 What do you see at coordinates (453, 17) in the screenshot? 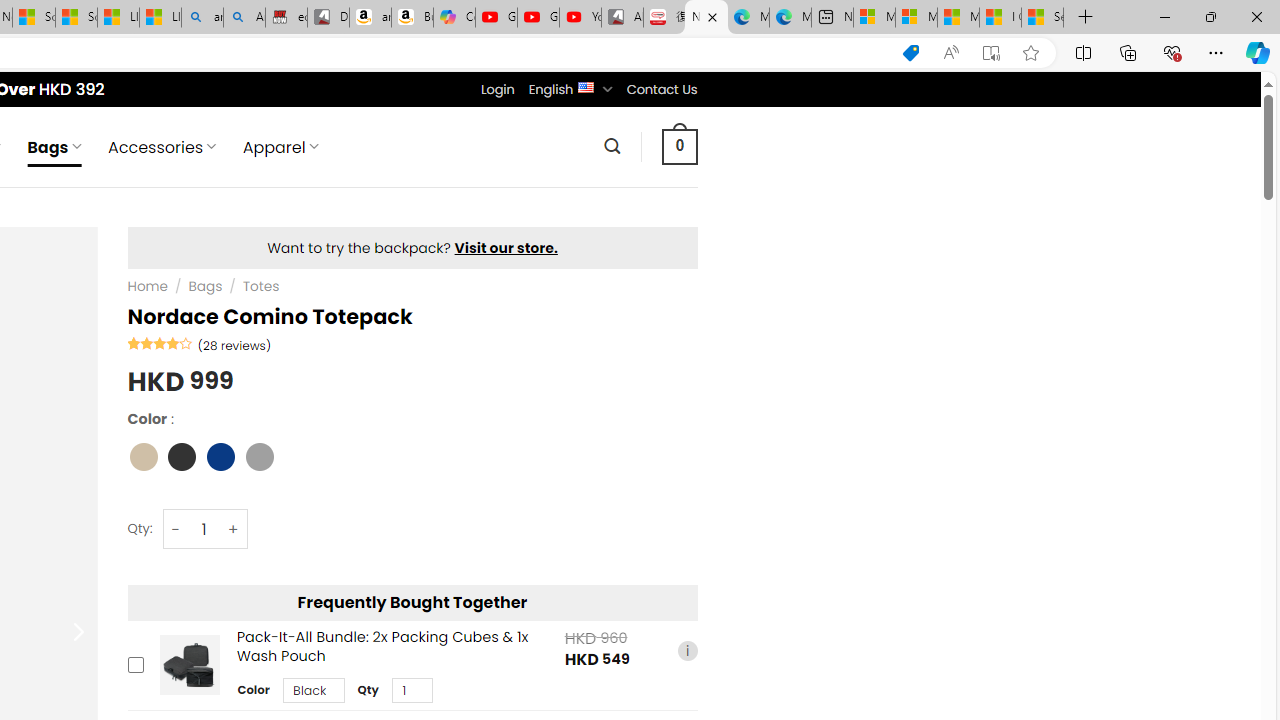
I see `'Copilot'` at bounding box center [453, 17].